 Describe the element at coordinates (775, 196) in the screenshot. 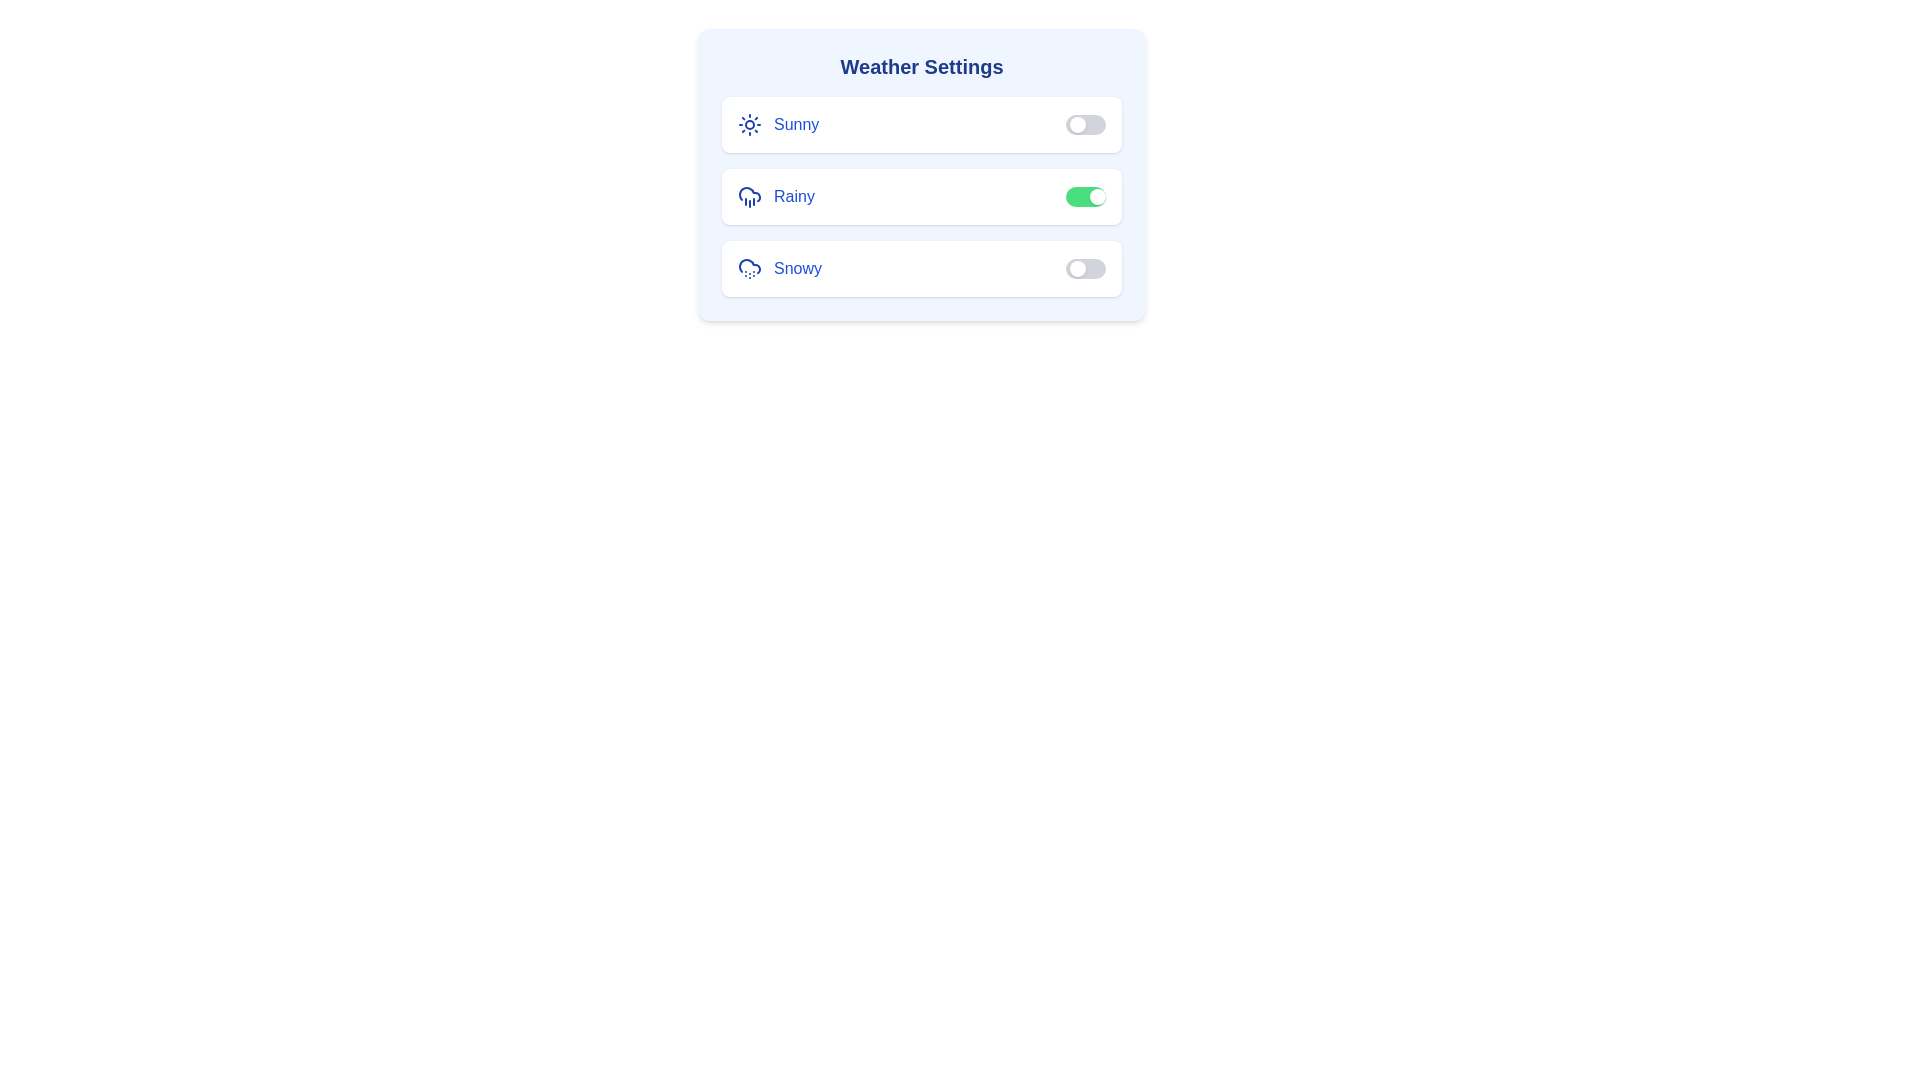

I see `the 'Rainy' weather setting element, which is visually represented by descriptive text and an icon, positioned between 'Sunny' and 'Snowy' options in the weather settings list` at that location.